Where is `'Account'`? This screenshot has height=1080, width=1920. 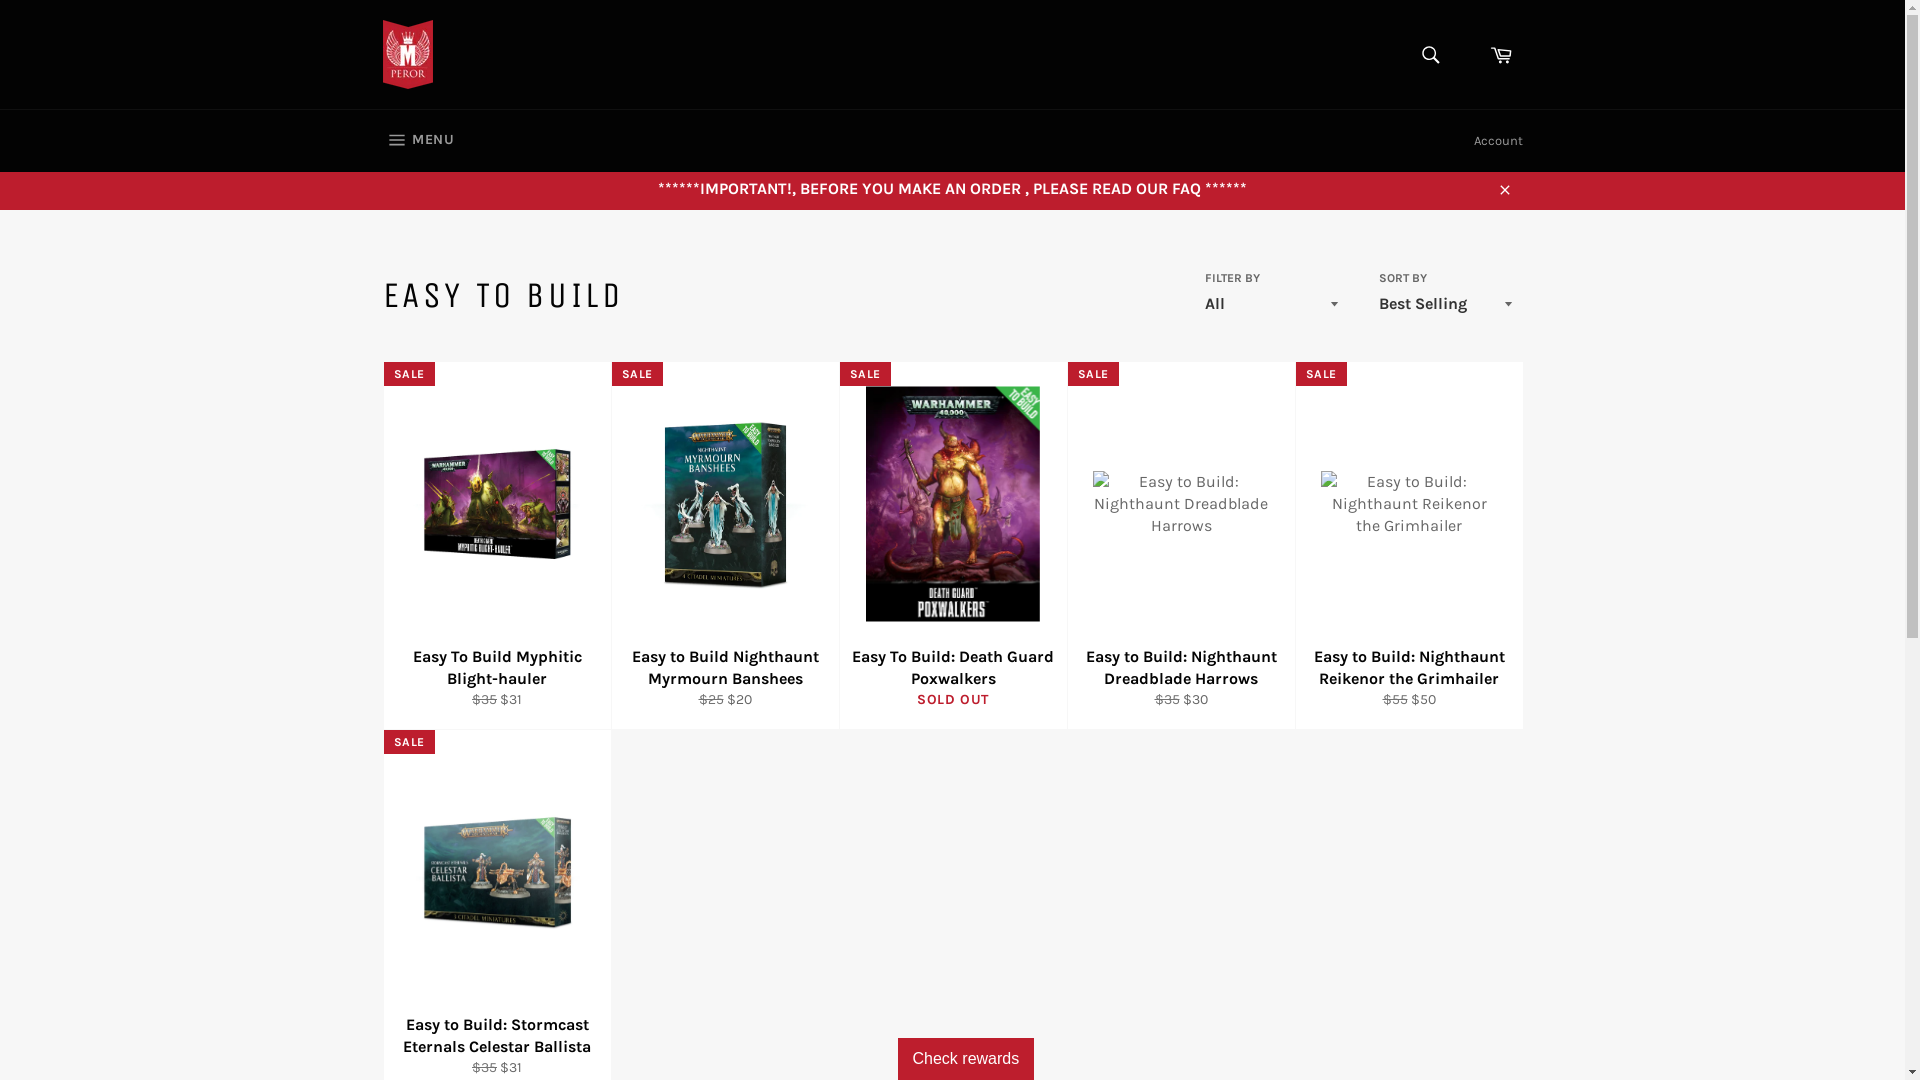
'Account' is located at coordinates (1498, 140).